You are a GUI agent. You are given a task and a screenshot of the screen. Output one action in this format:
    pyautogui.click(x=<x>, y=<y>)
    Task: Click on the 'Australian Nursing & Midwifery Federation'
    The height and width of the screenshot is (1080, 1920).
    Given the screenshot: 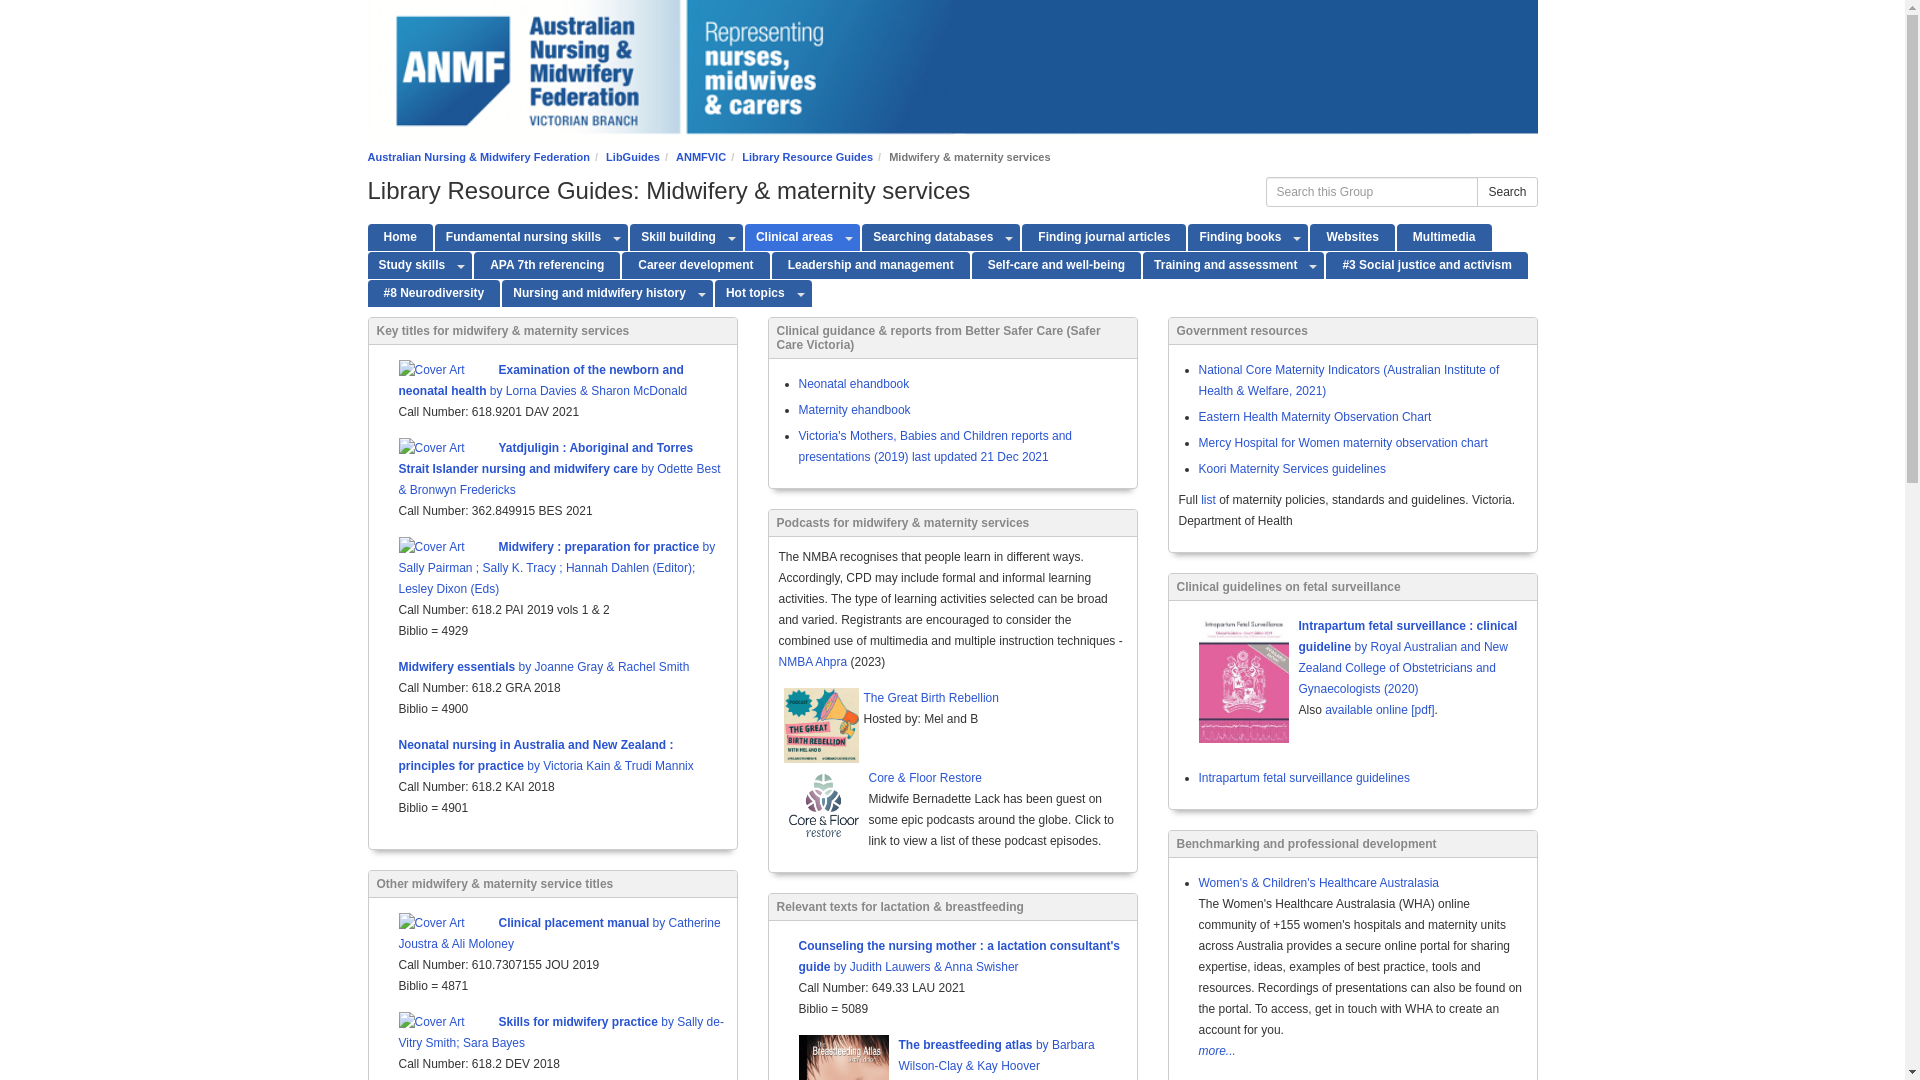 What is the action you would take?
    pyautogui.click(x=478, y=156)
    